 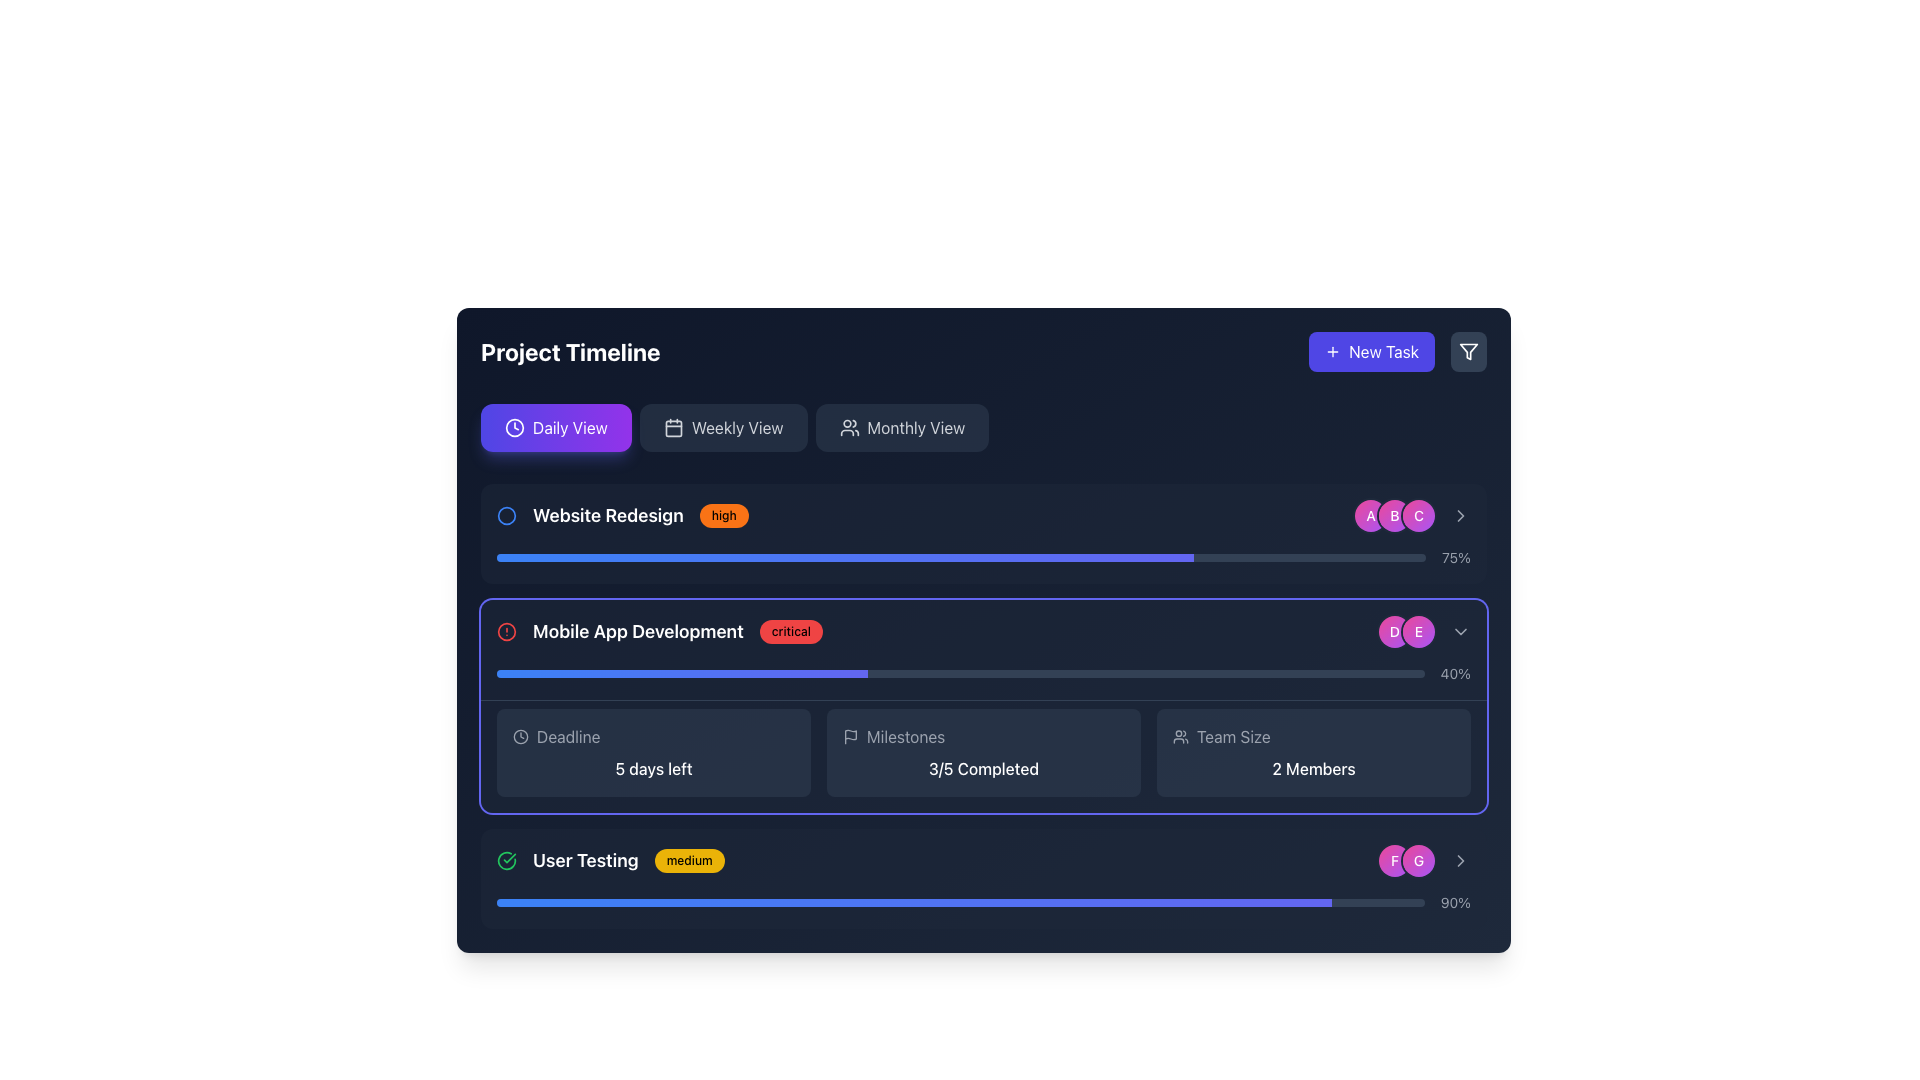 I want to click on the icon representing two interconnected user figures located at the top-left corner of the 'Team Size' card, so click(x=1180, y=736).